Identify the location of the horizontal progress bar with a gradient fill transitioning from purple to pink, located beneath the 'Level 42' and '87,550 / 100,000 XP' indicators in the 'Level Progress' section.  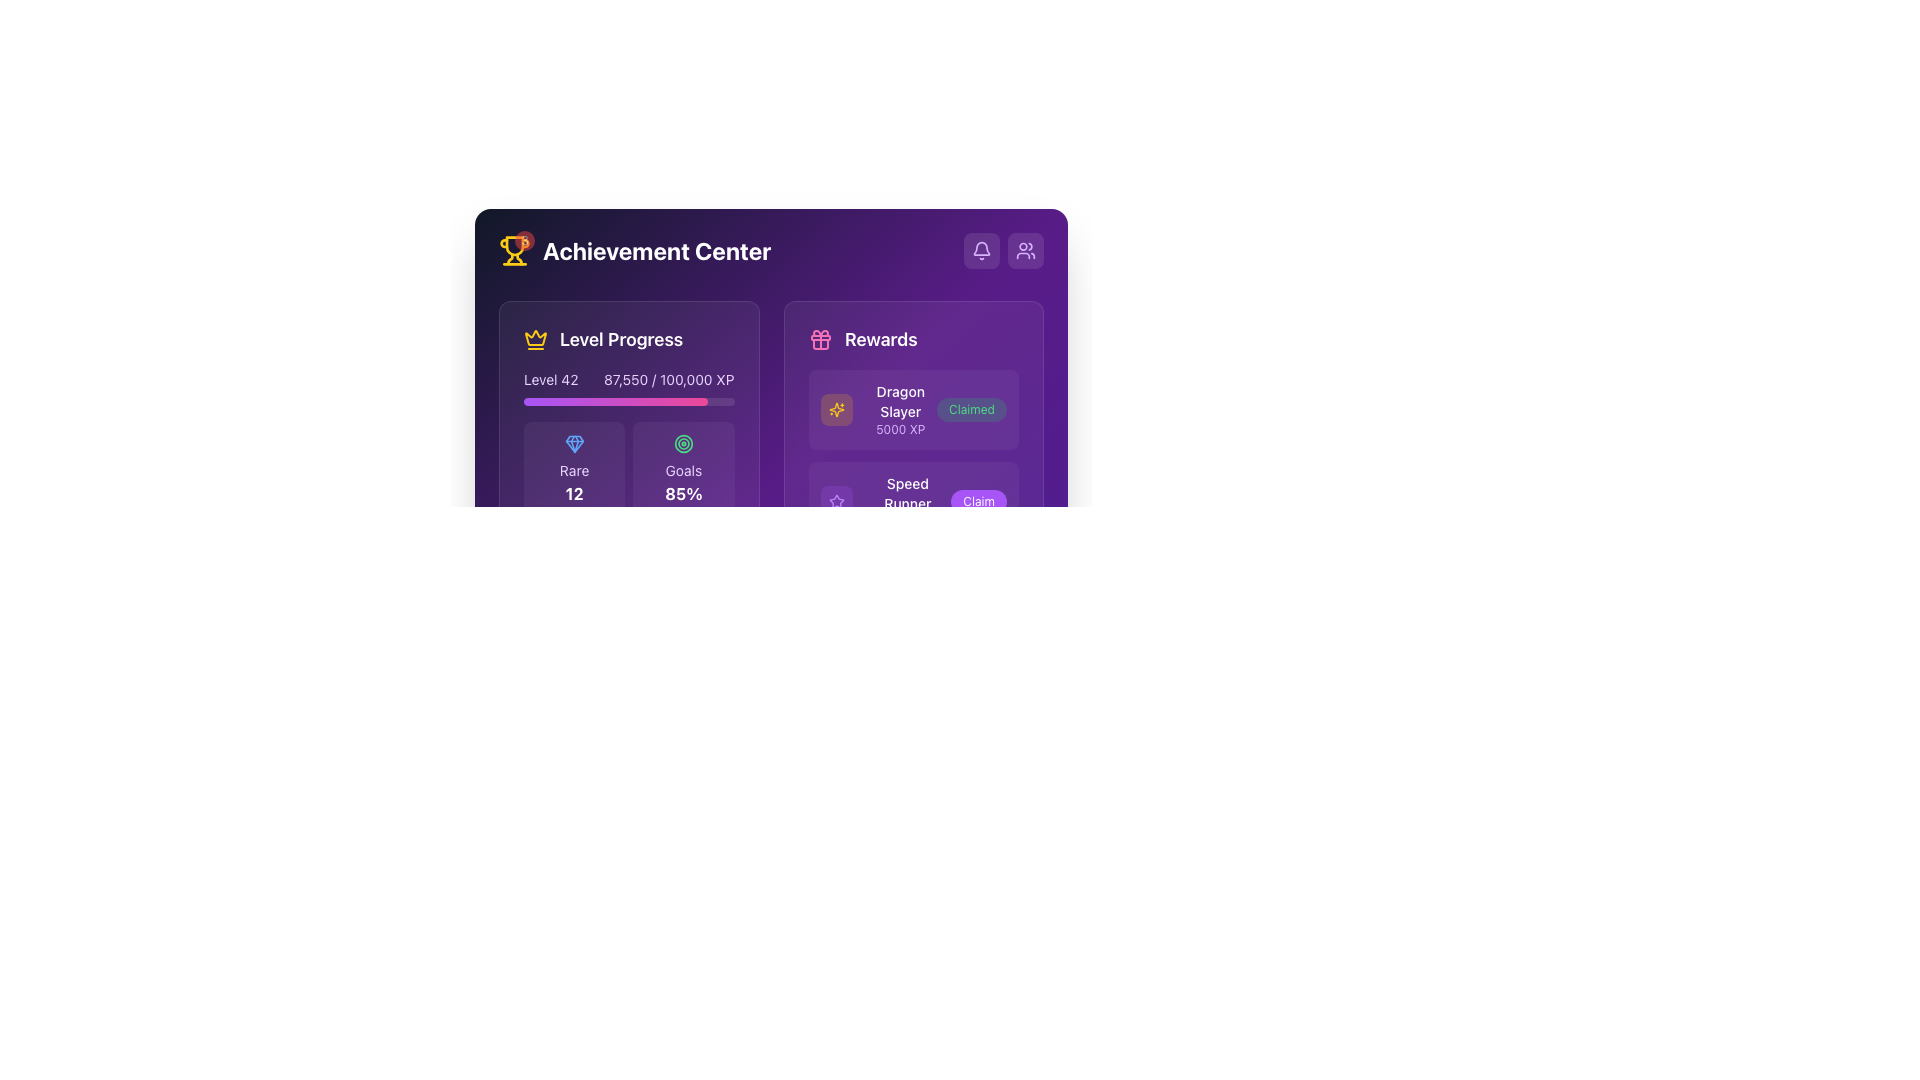
(628, 401).